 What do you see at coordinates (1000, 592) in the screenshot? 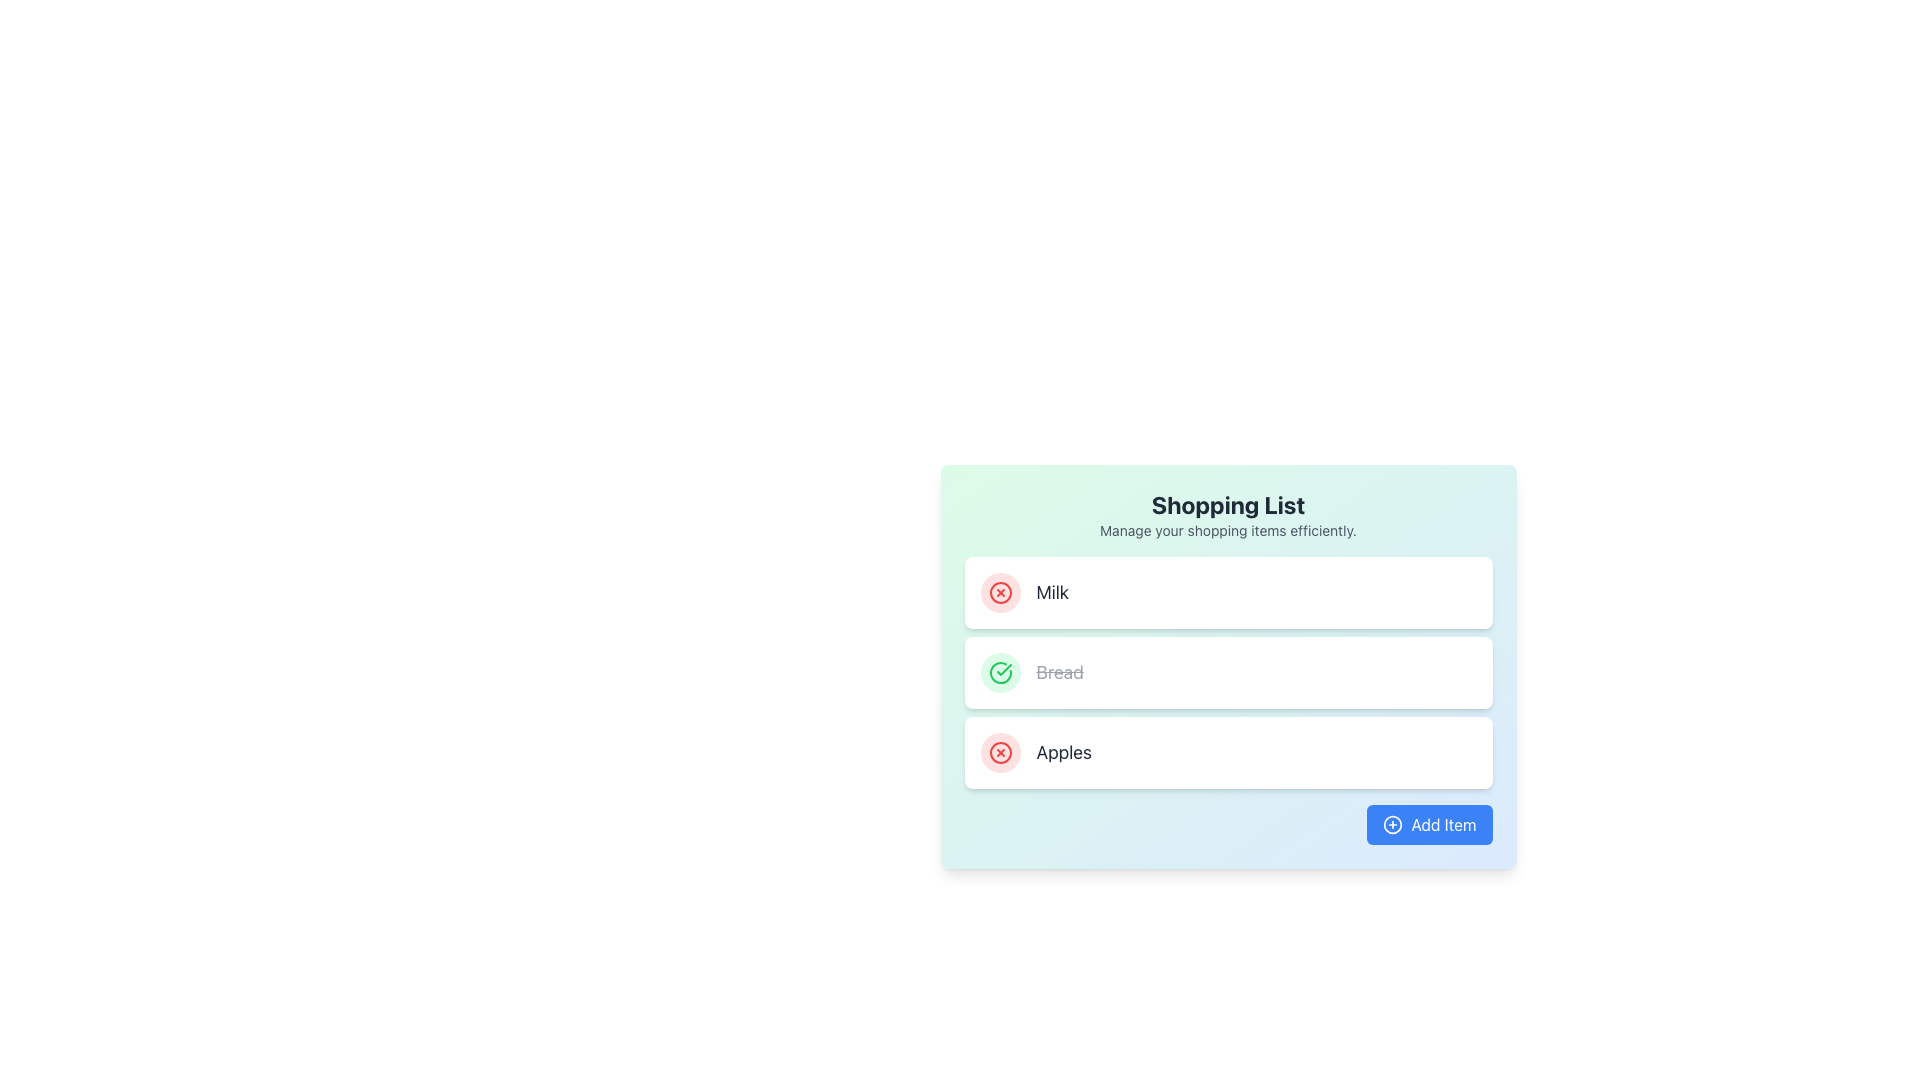
I see `the circular button with a red border and a red 'X' icon, which is the first button on the left of the text 'Milk' in the vertically stacked list` at bounding box center [1000, 592].